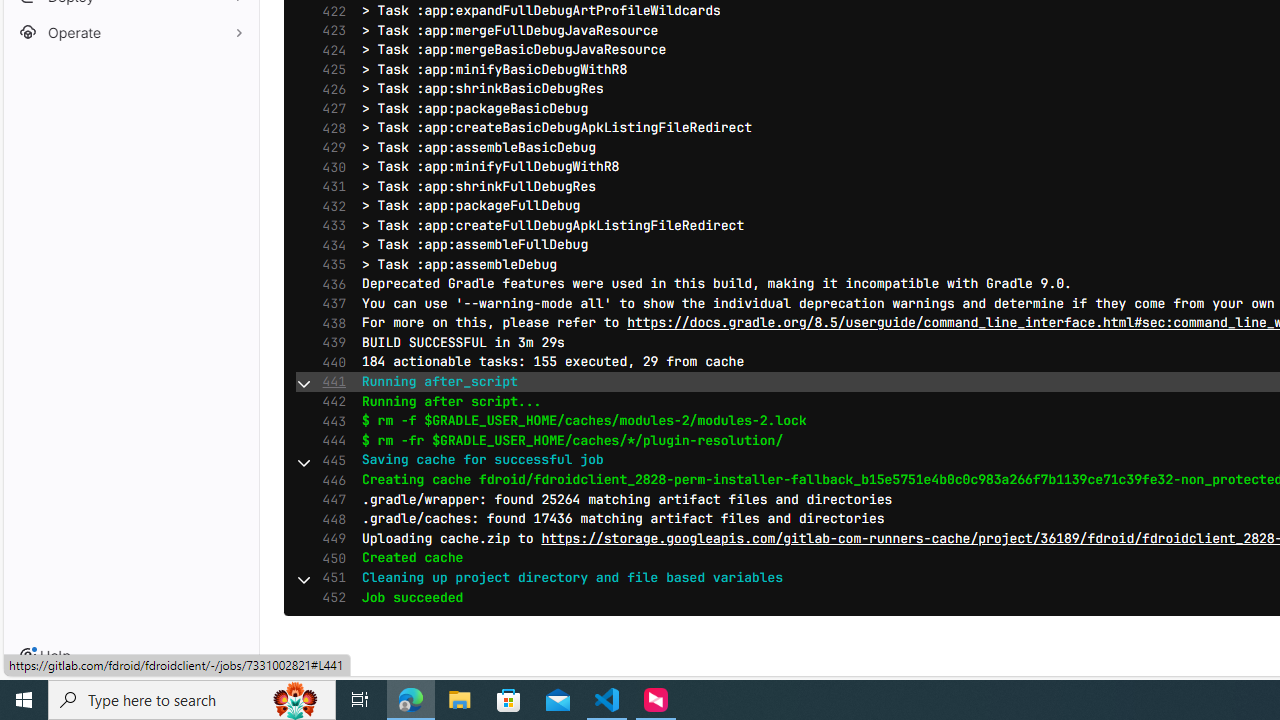 This screenshot has height=720, width=1280. I want to click on '425', so click(329, 68).